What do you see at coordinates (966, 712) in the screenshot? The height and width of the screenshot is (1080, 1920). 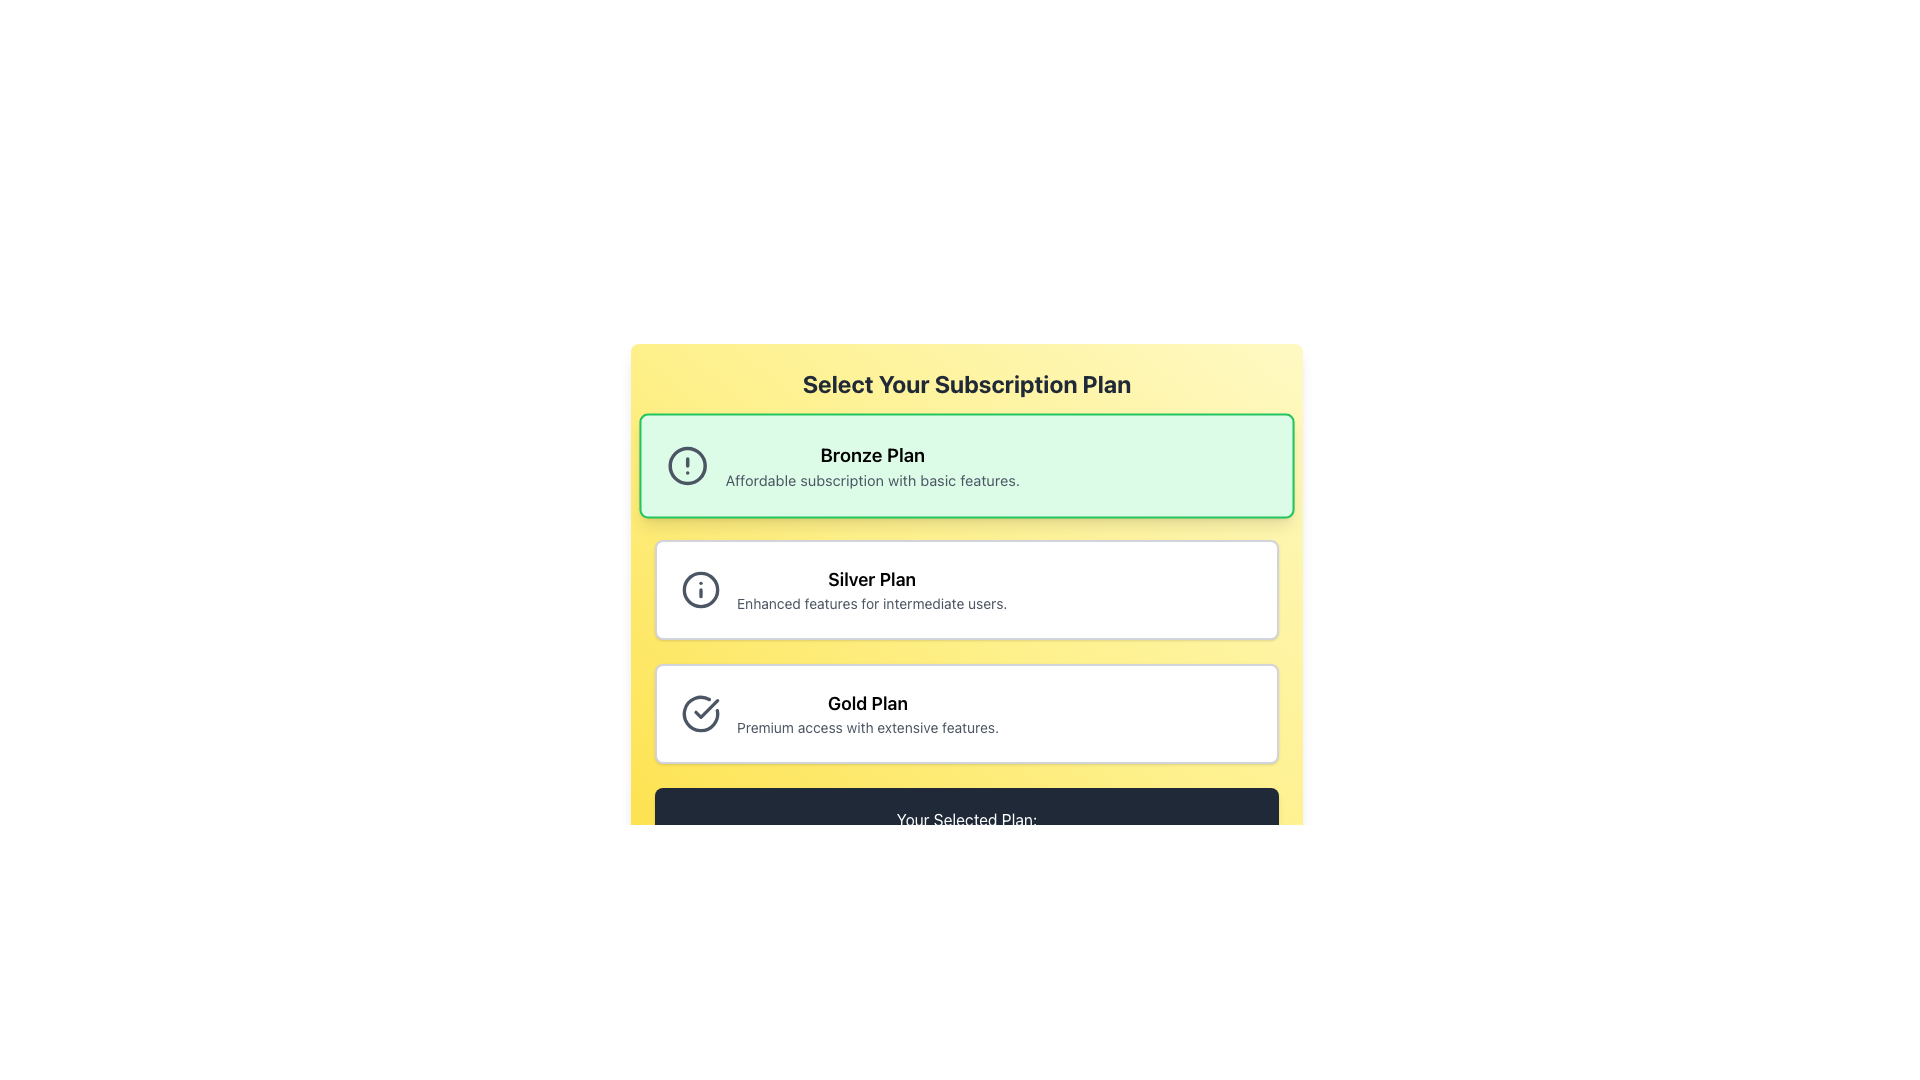 I see `the 'Gold Plan' card, which is a rectangular card with a white background and a gray outline, featuring a large gray checkmark icon, the title 'Gold Plan' in bold, and the subtitle 'Premium access with extensive features.'` at bounding box center [966, 712].